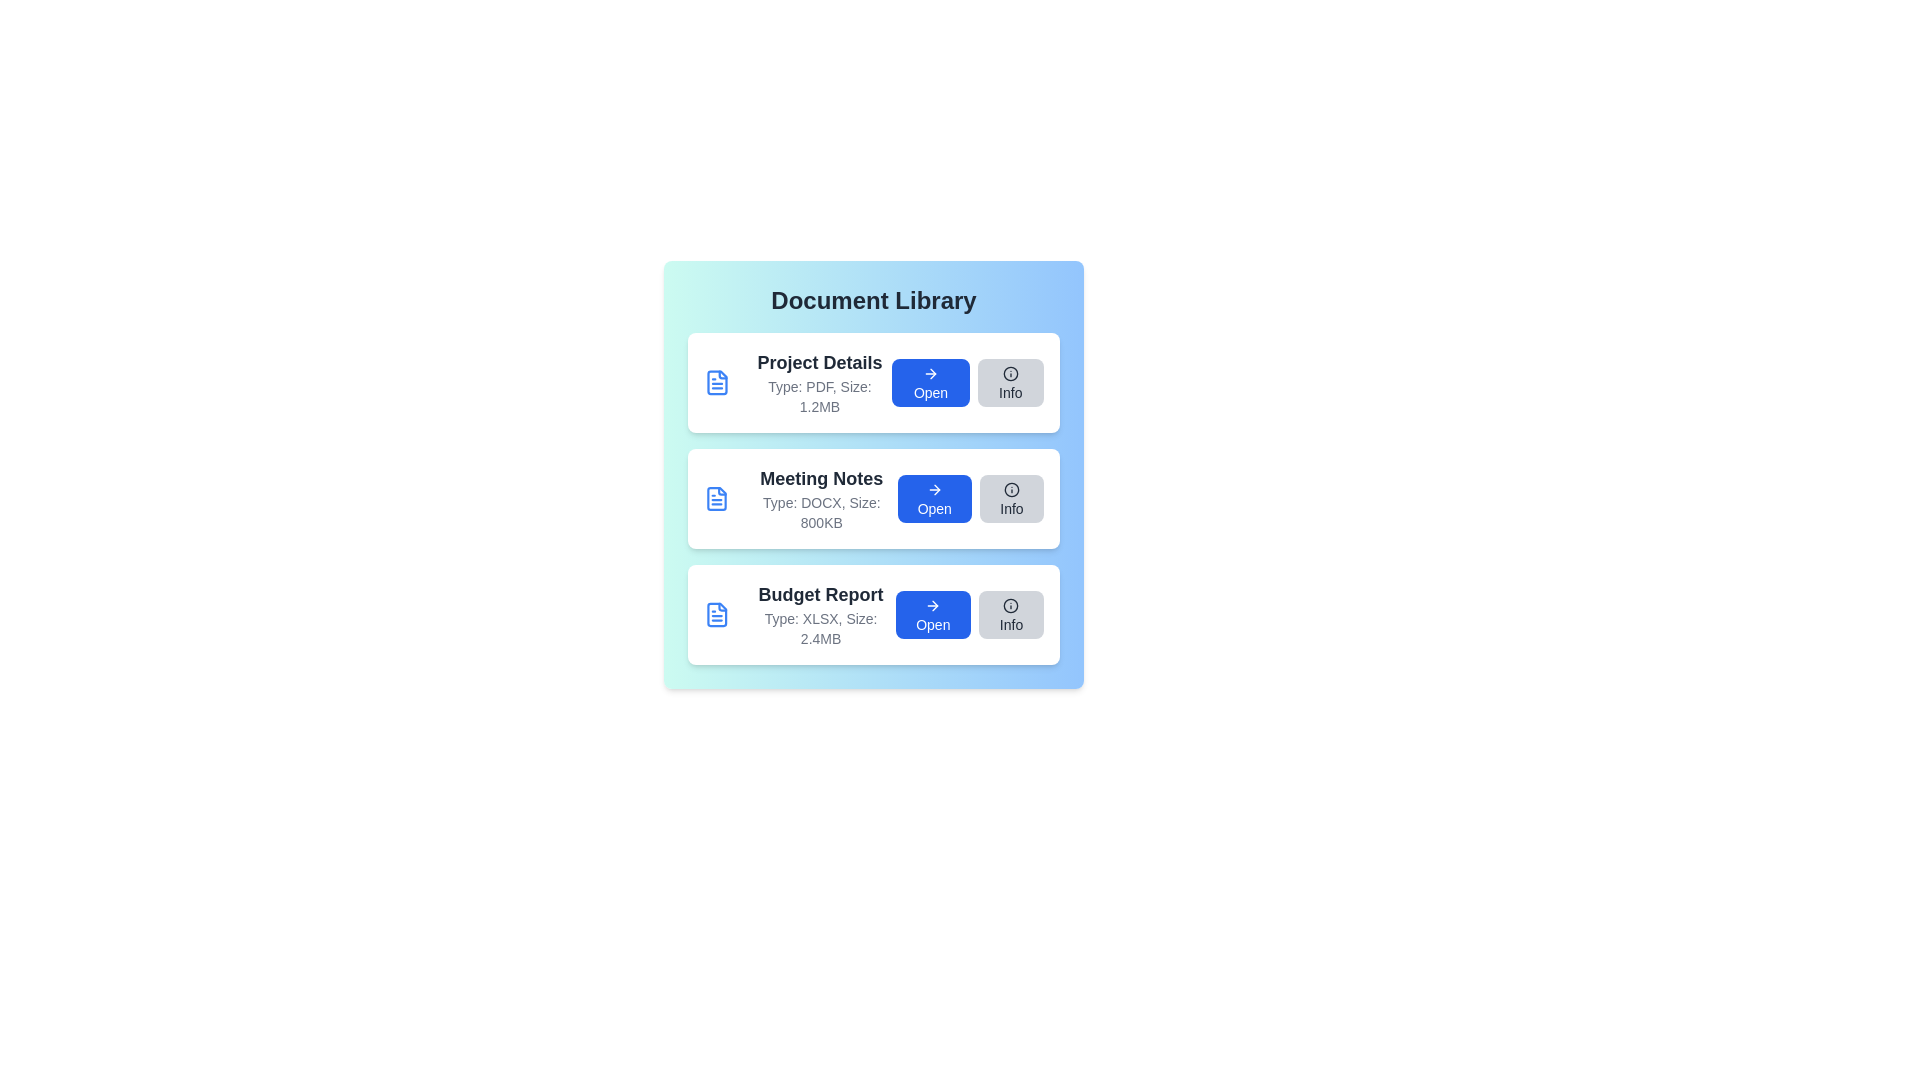 This screenshot has width=1920, height=1080. What do you see at coordinates (1010, 382) in the screenshot?
I see `the 'Info' button for the document titled 'Project Details'` at bounding box center [1010, 382].